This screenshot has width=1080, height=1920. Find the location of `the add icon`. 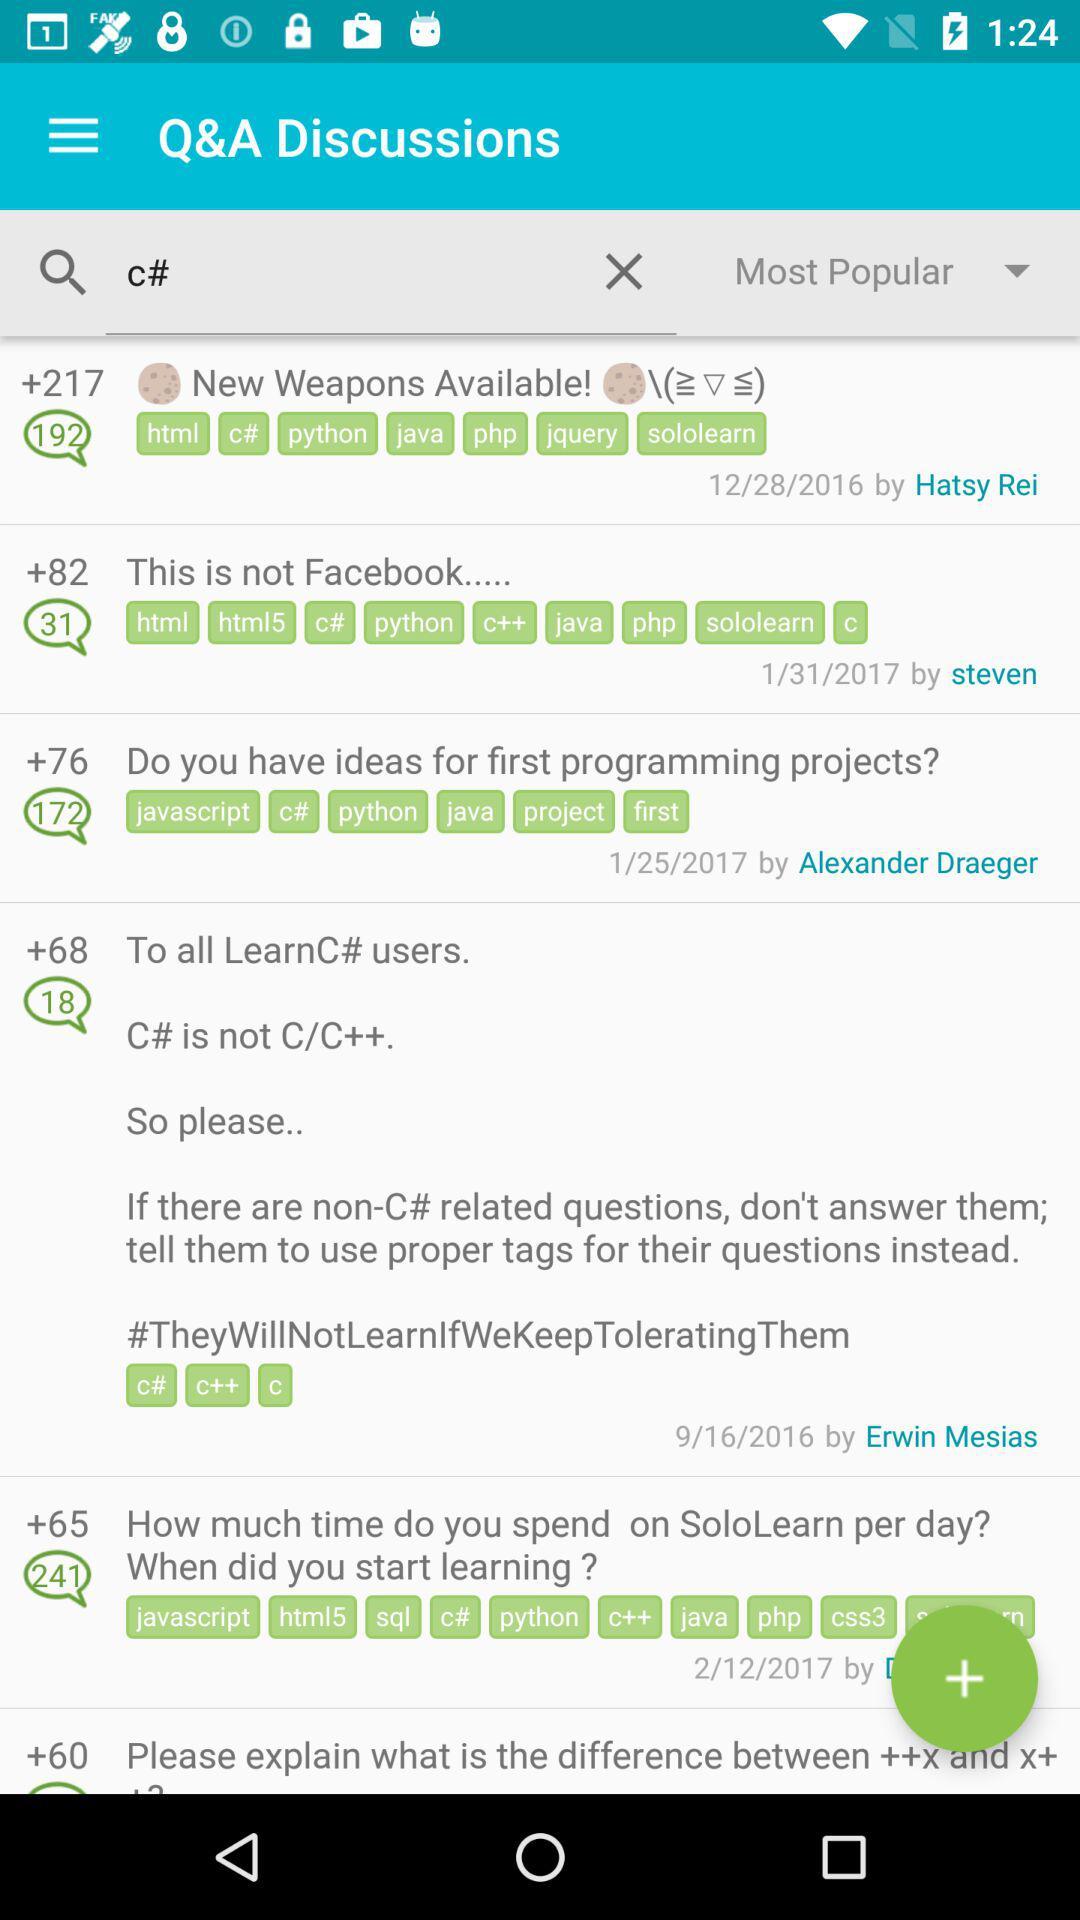

the add icon is located at coordinates (963, 1678).